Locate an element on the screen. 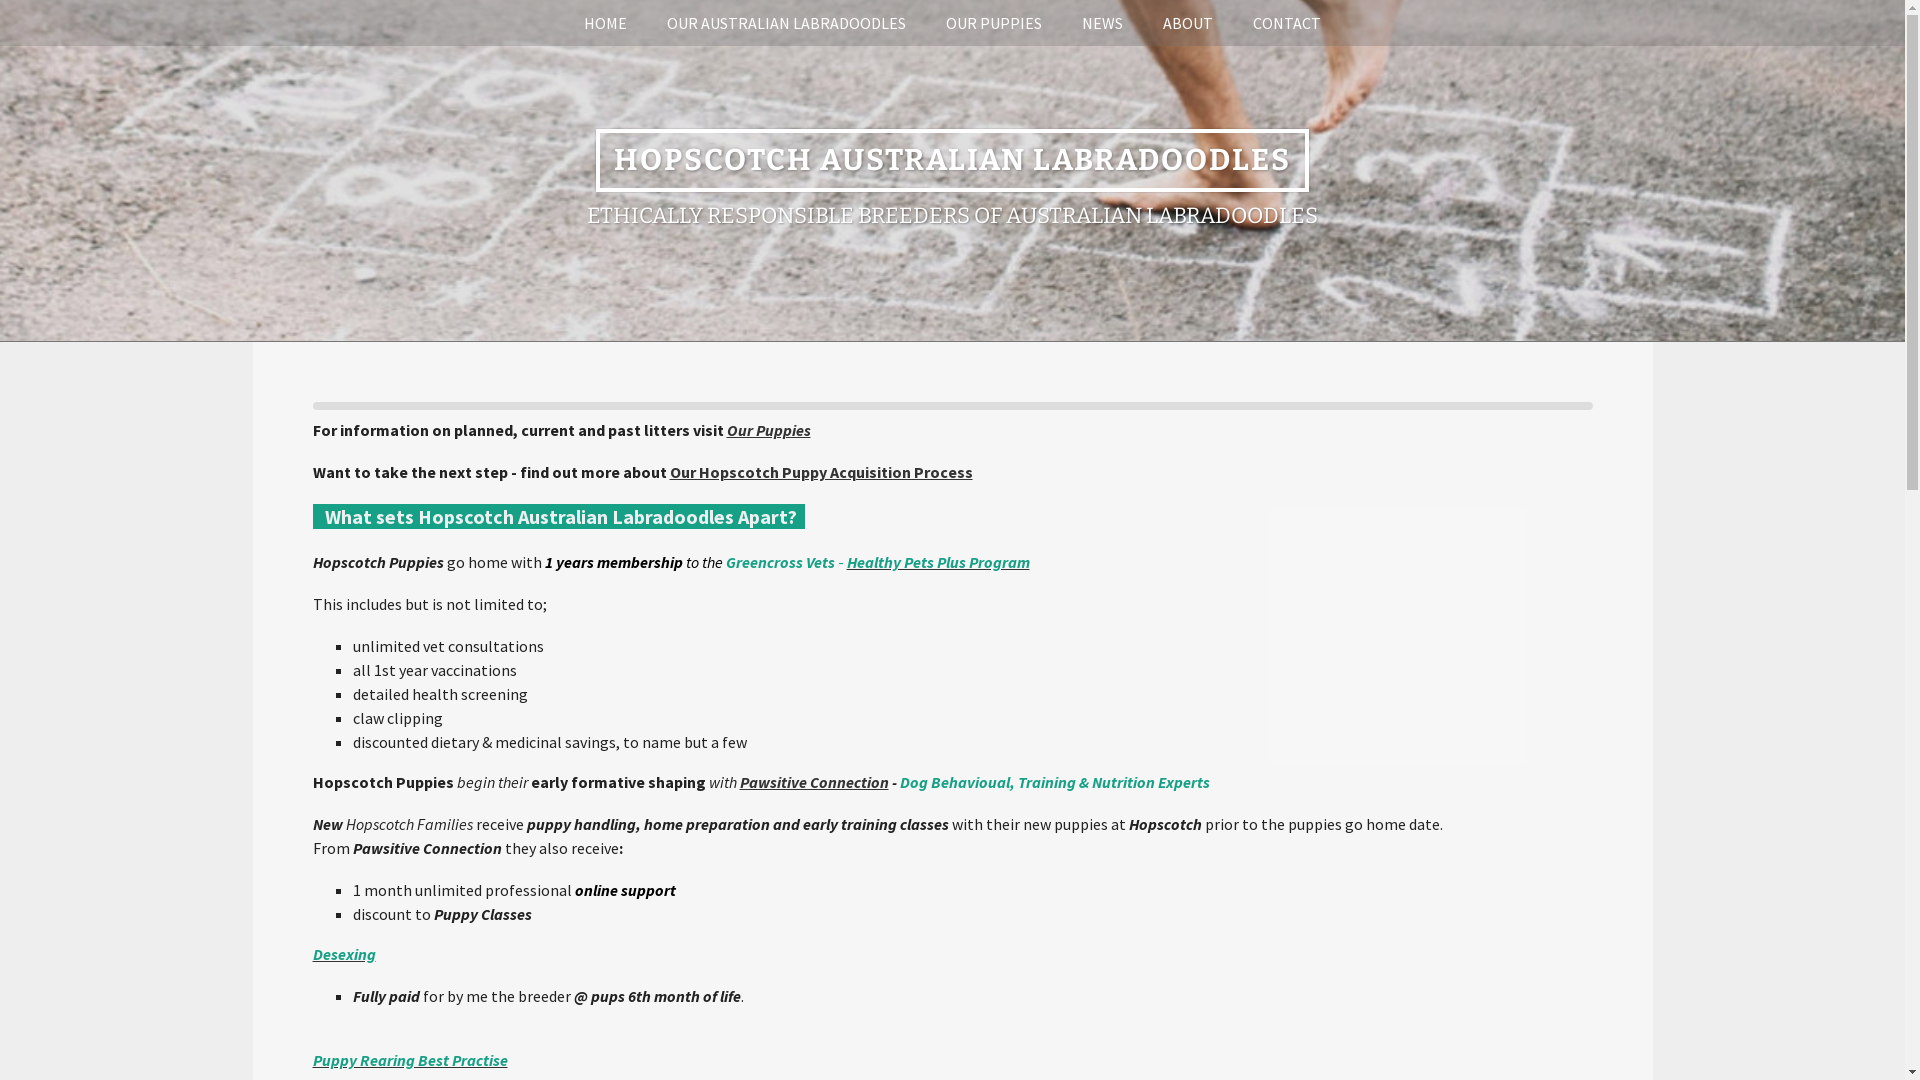 The height and width of the screenshot is (1080, 1920). 'HOME' is located at coordinates (563, 23).